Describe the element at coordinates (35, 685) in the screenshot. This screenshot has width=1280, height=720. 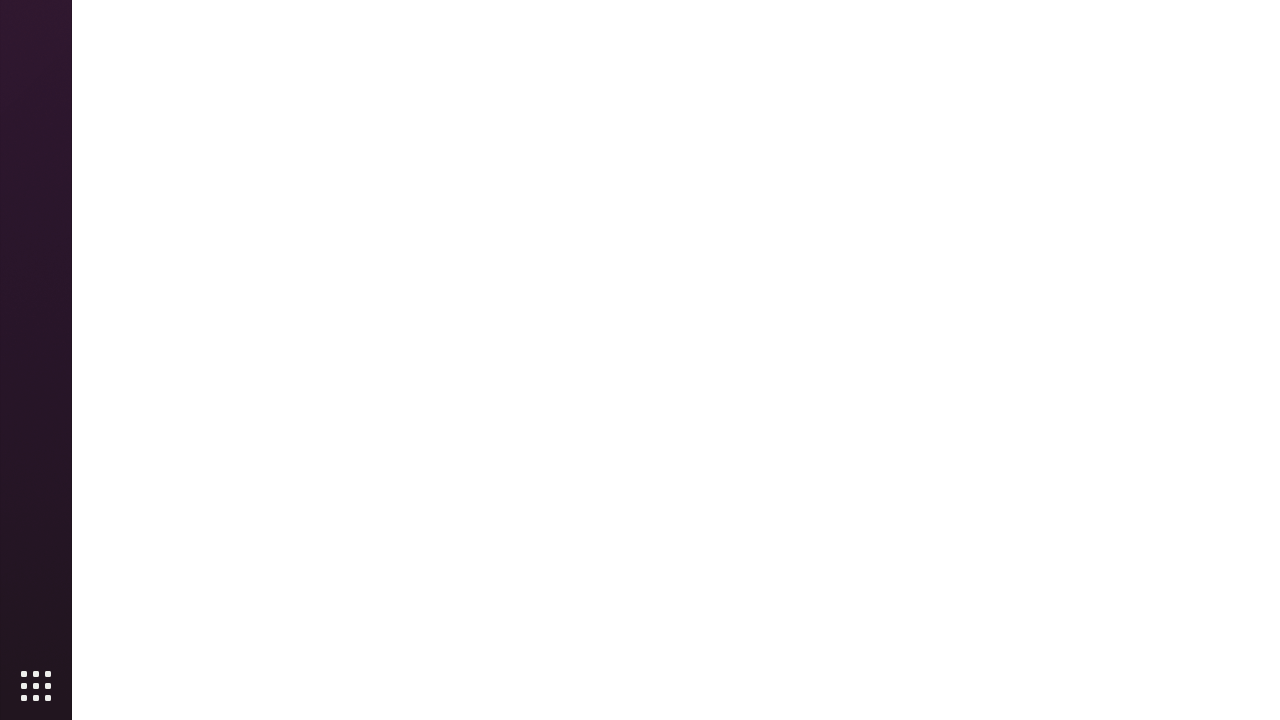
I see `'Show Applications'` at that location.